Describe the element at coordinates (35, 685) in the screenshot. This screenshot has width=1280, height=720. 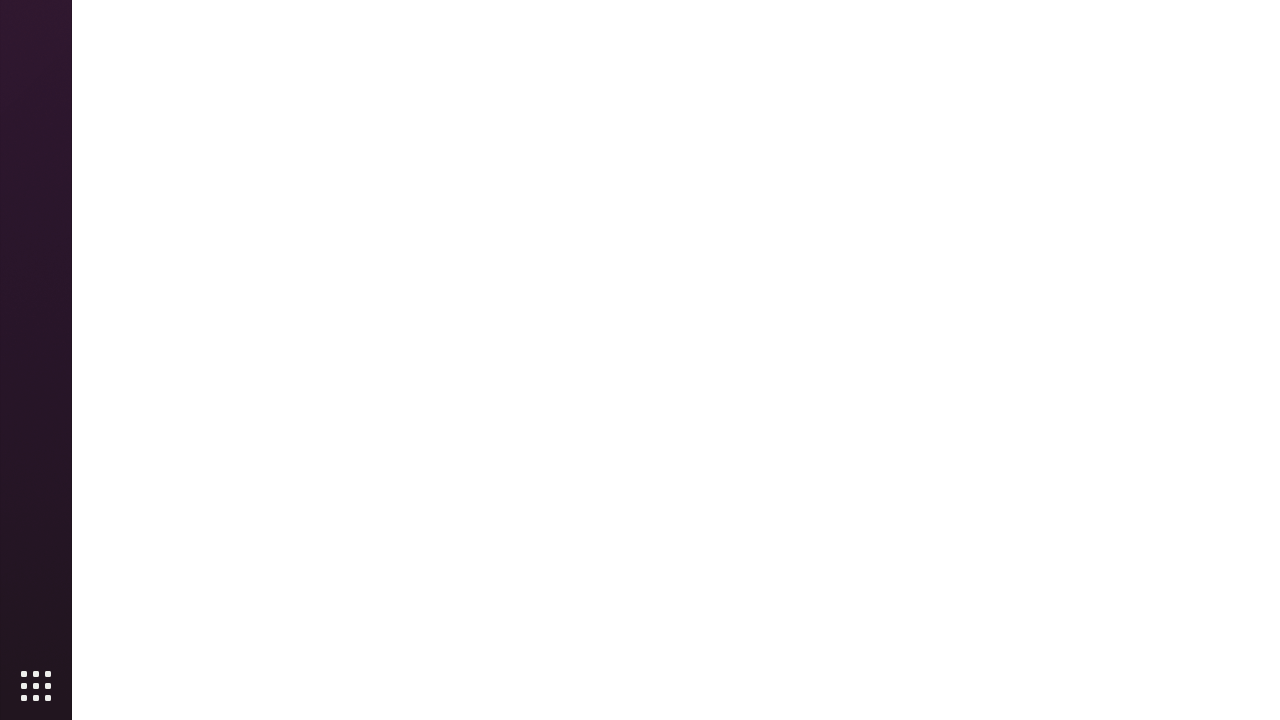
I see `'Show Applications'` at that location.